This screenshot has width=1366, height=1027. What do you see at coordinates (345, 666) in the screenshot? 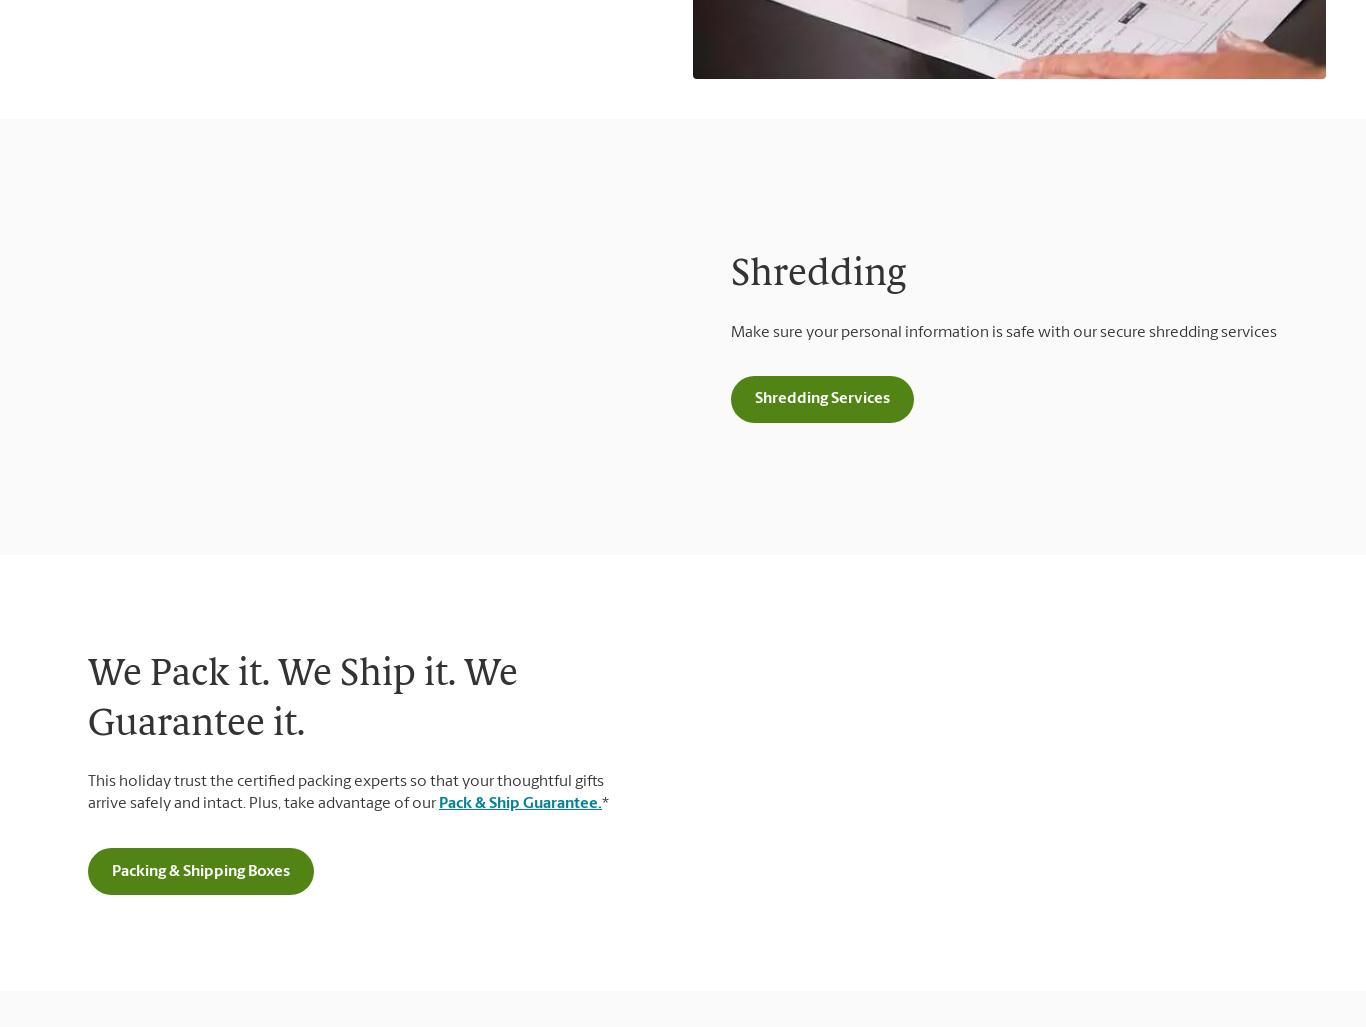
I see `'6615 W Boynton Beach Blvd'` at bounding box center [345, 666].